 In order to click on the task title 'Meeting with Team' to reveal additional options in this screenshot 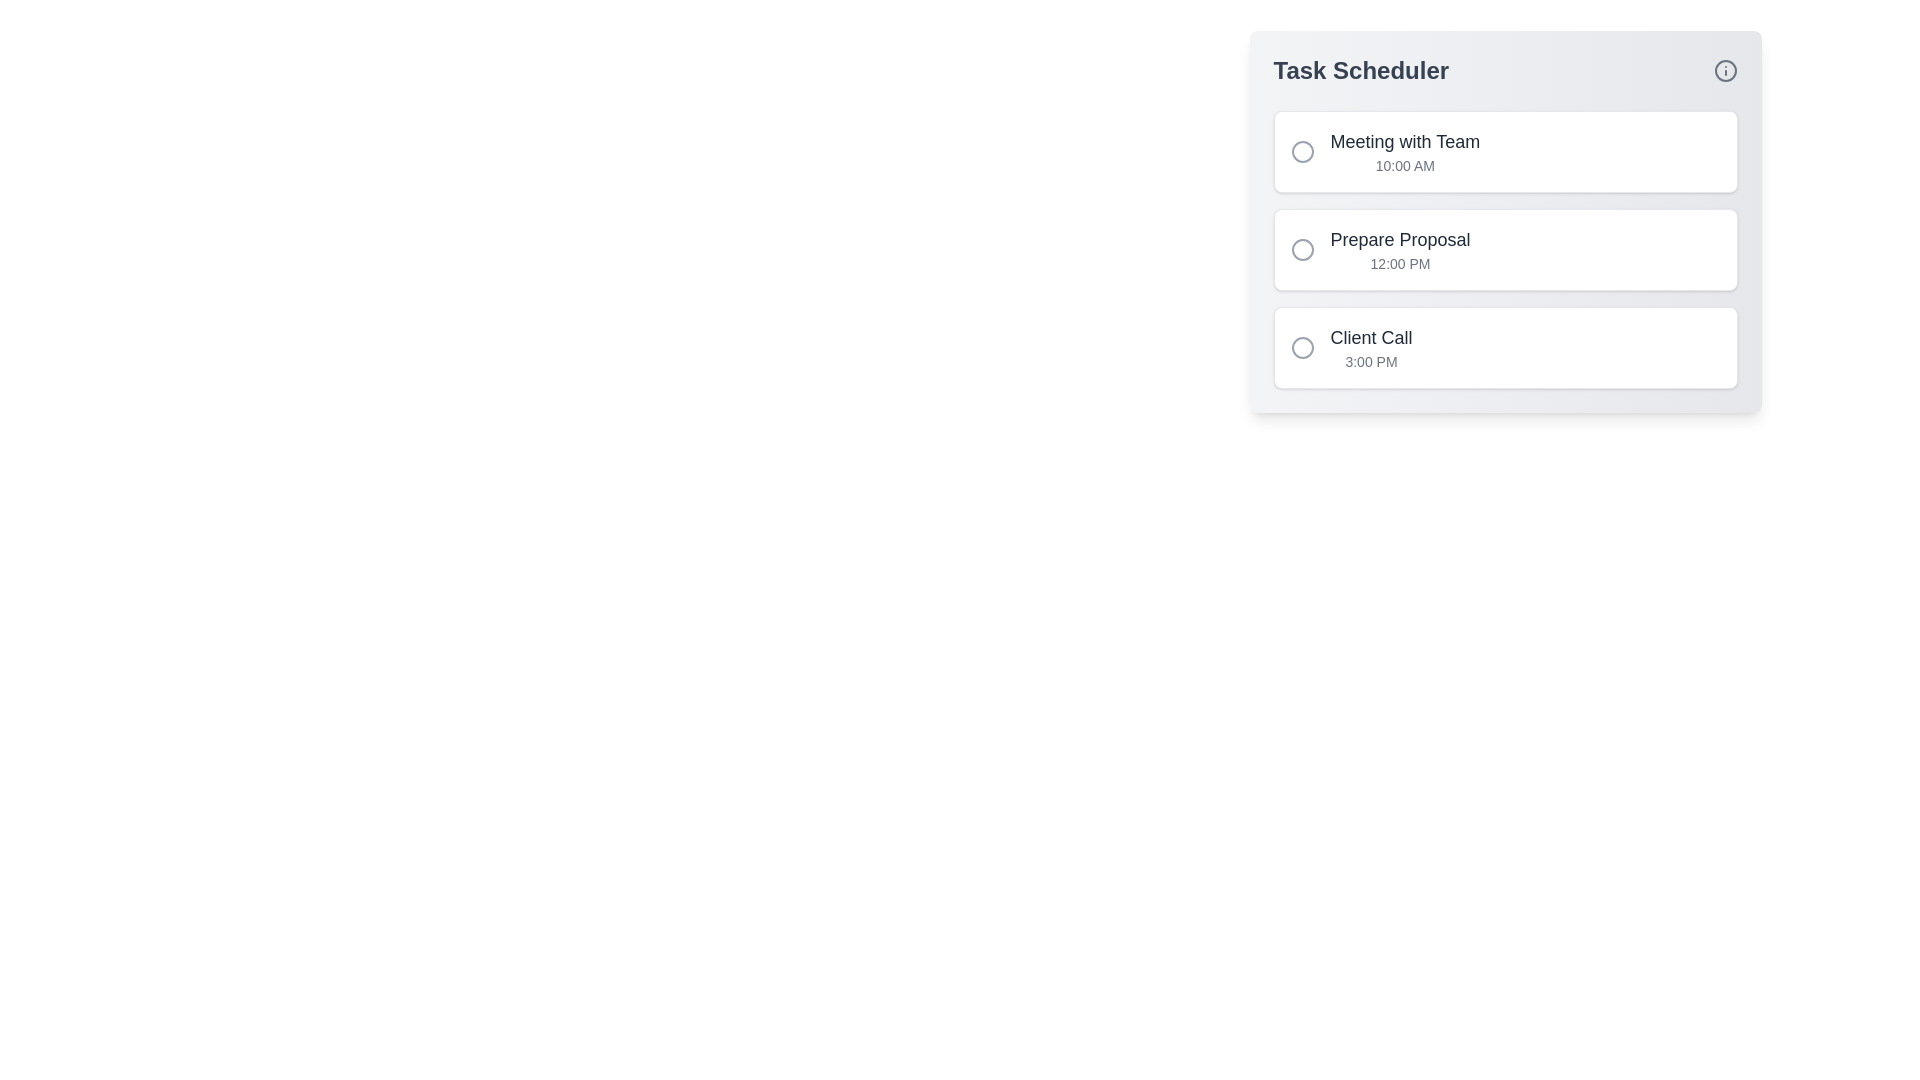, I will do `click(1404, 141)`.